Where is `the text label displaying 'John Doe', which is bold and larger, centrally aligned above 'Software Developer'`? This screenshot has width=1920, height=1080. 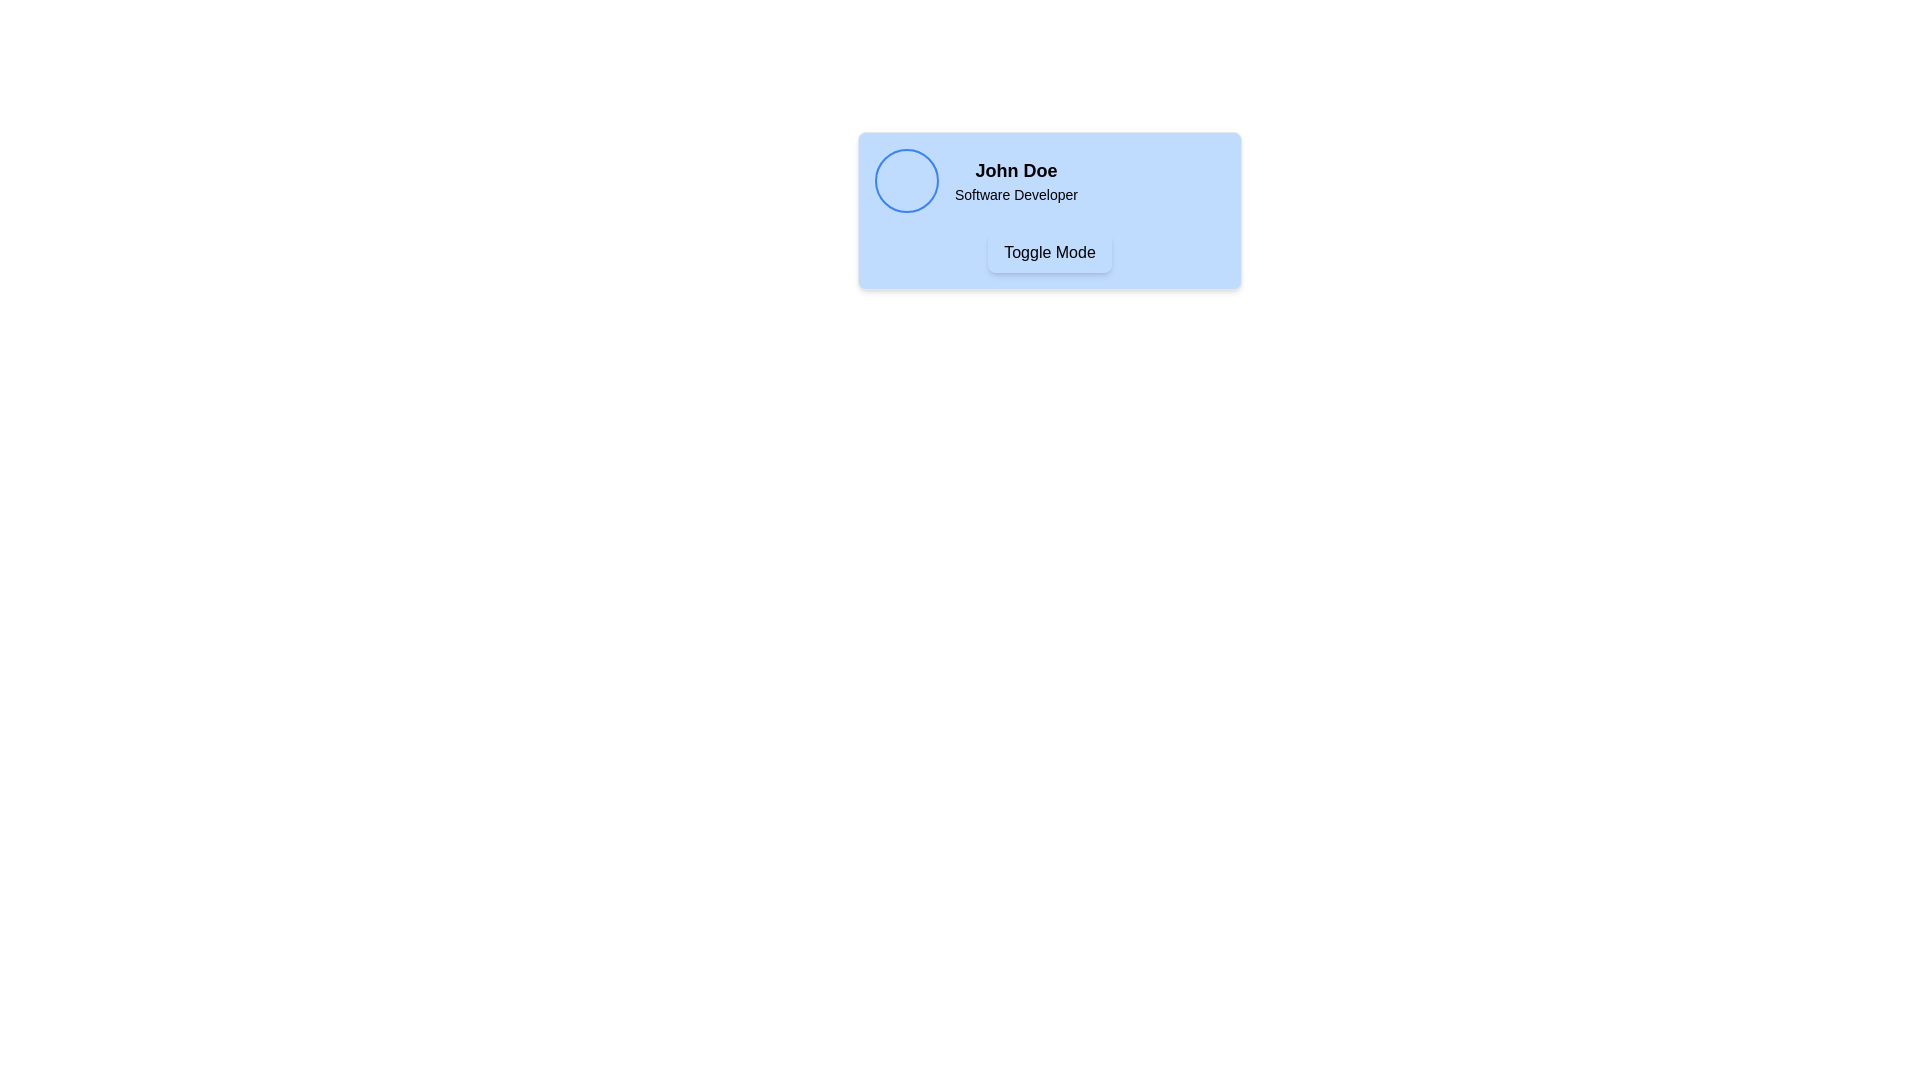
the text label displaying 'John Doe', which is bold and larger, centrally aligned above 'Software Developer' is located at coordinates (1016, 169).